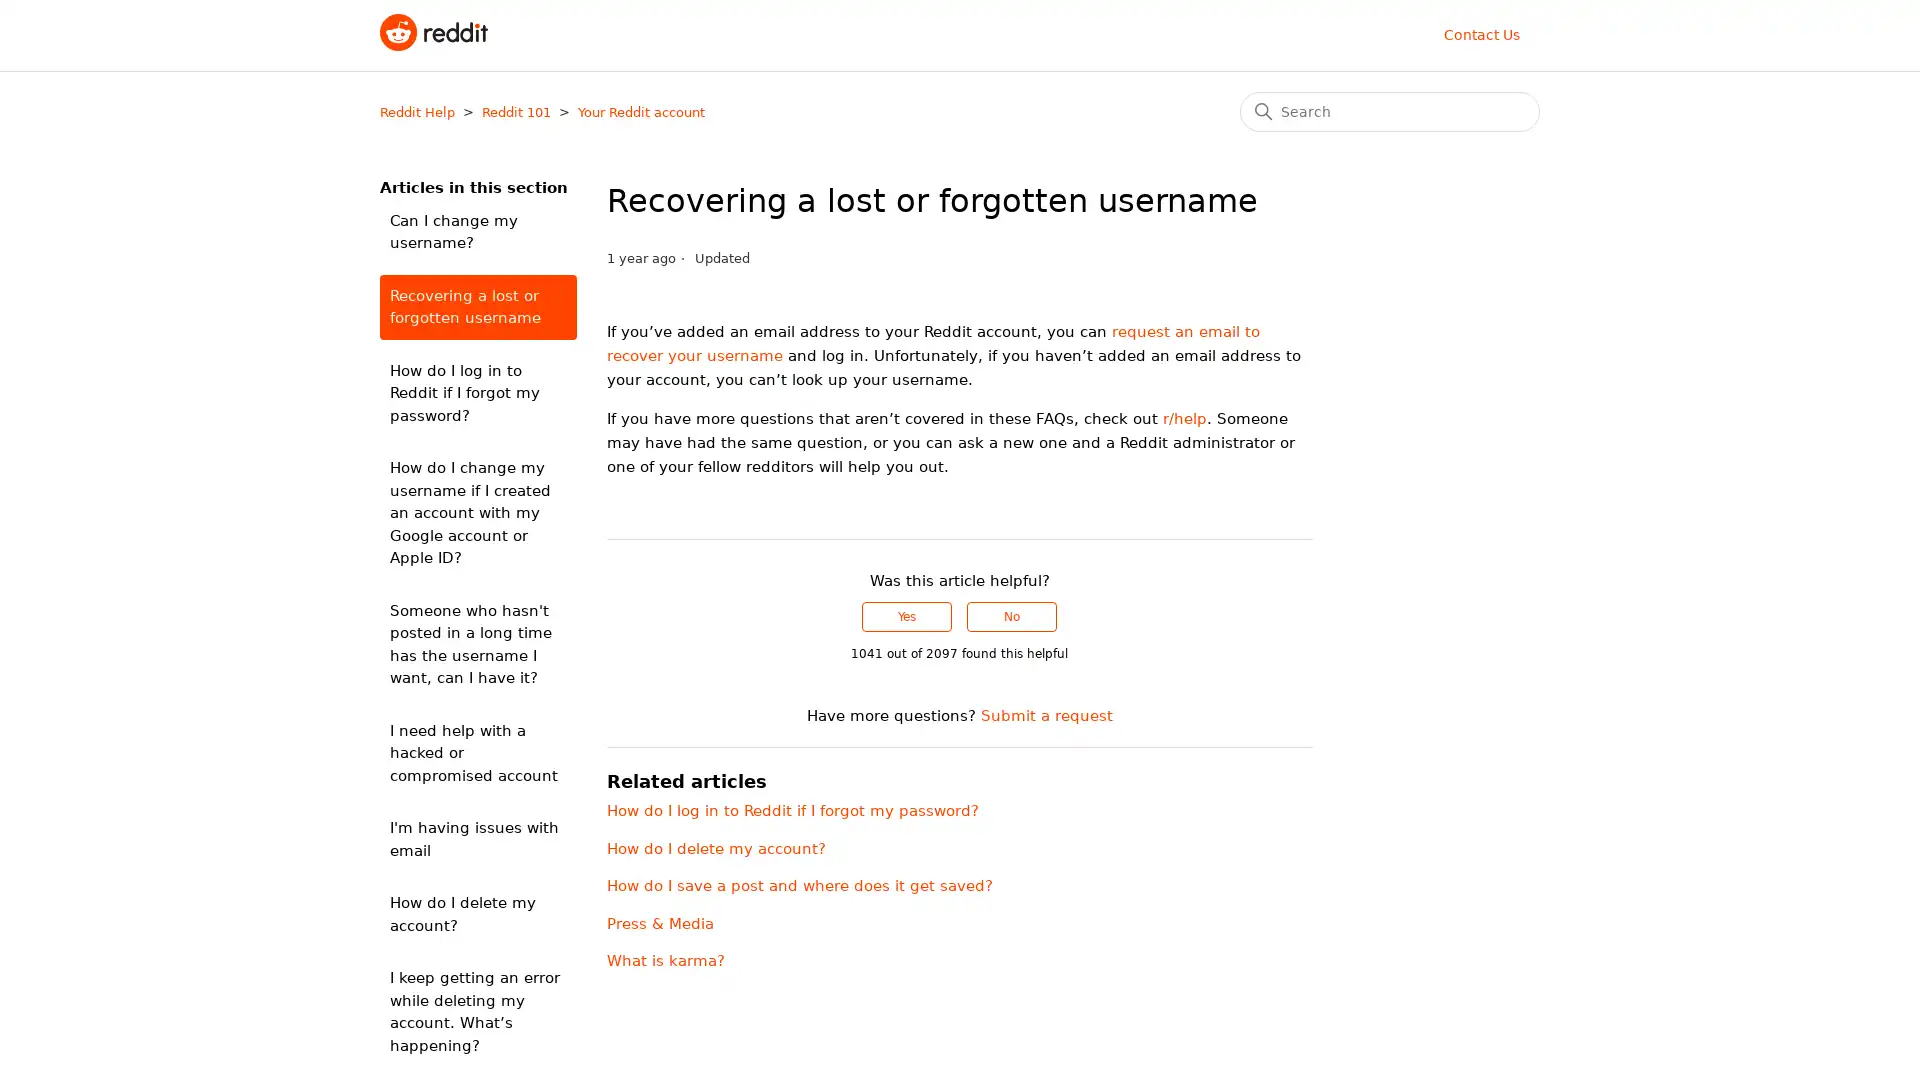 Image resolution: width=1920 pixels, height=1080 pixels. What do you see at coordinates (1012, 616) in the screenshot?
I see `This article was not helpful` at bounding box center [1012, 616].